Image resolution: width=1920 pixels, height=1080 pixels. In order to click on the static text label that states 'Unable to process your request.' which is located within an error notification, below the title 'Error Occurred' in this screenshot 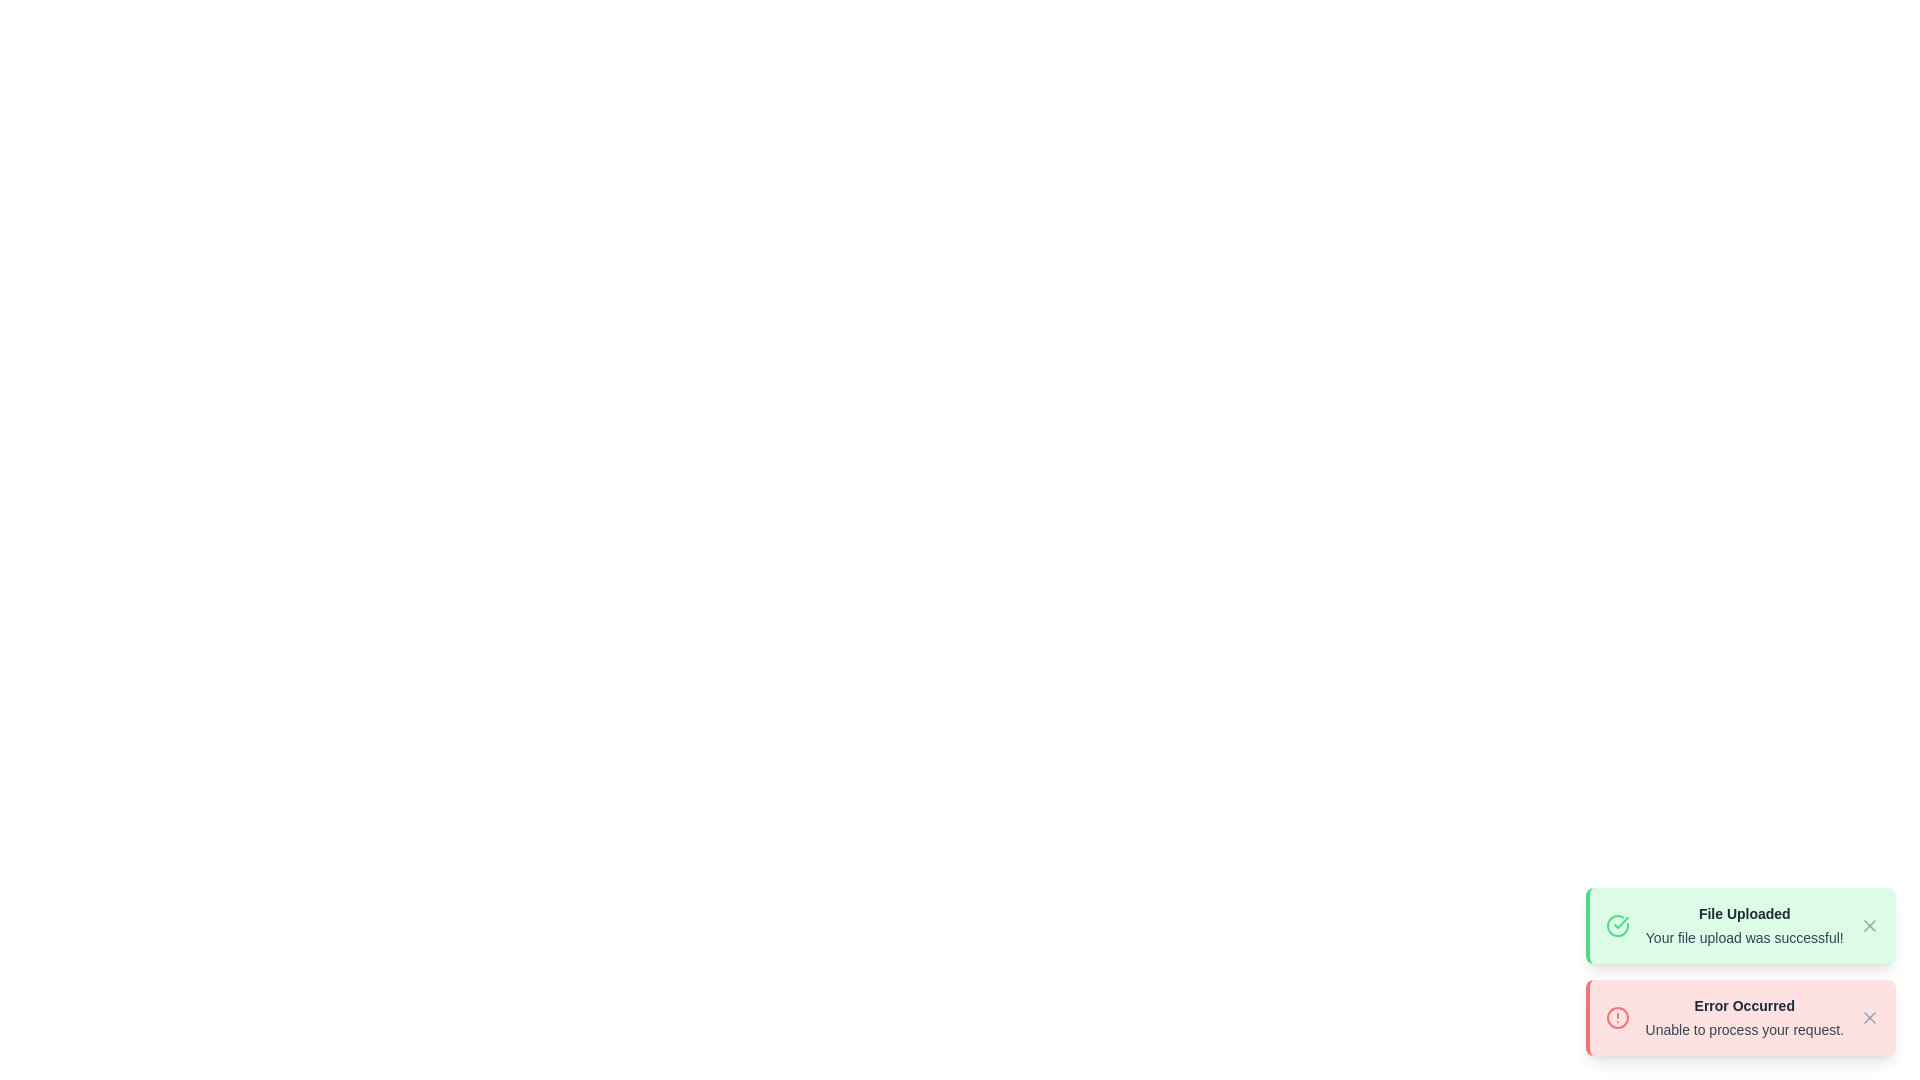, I will do `click(1743, 1029)`.